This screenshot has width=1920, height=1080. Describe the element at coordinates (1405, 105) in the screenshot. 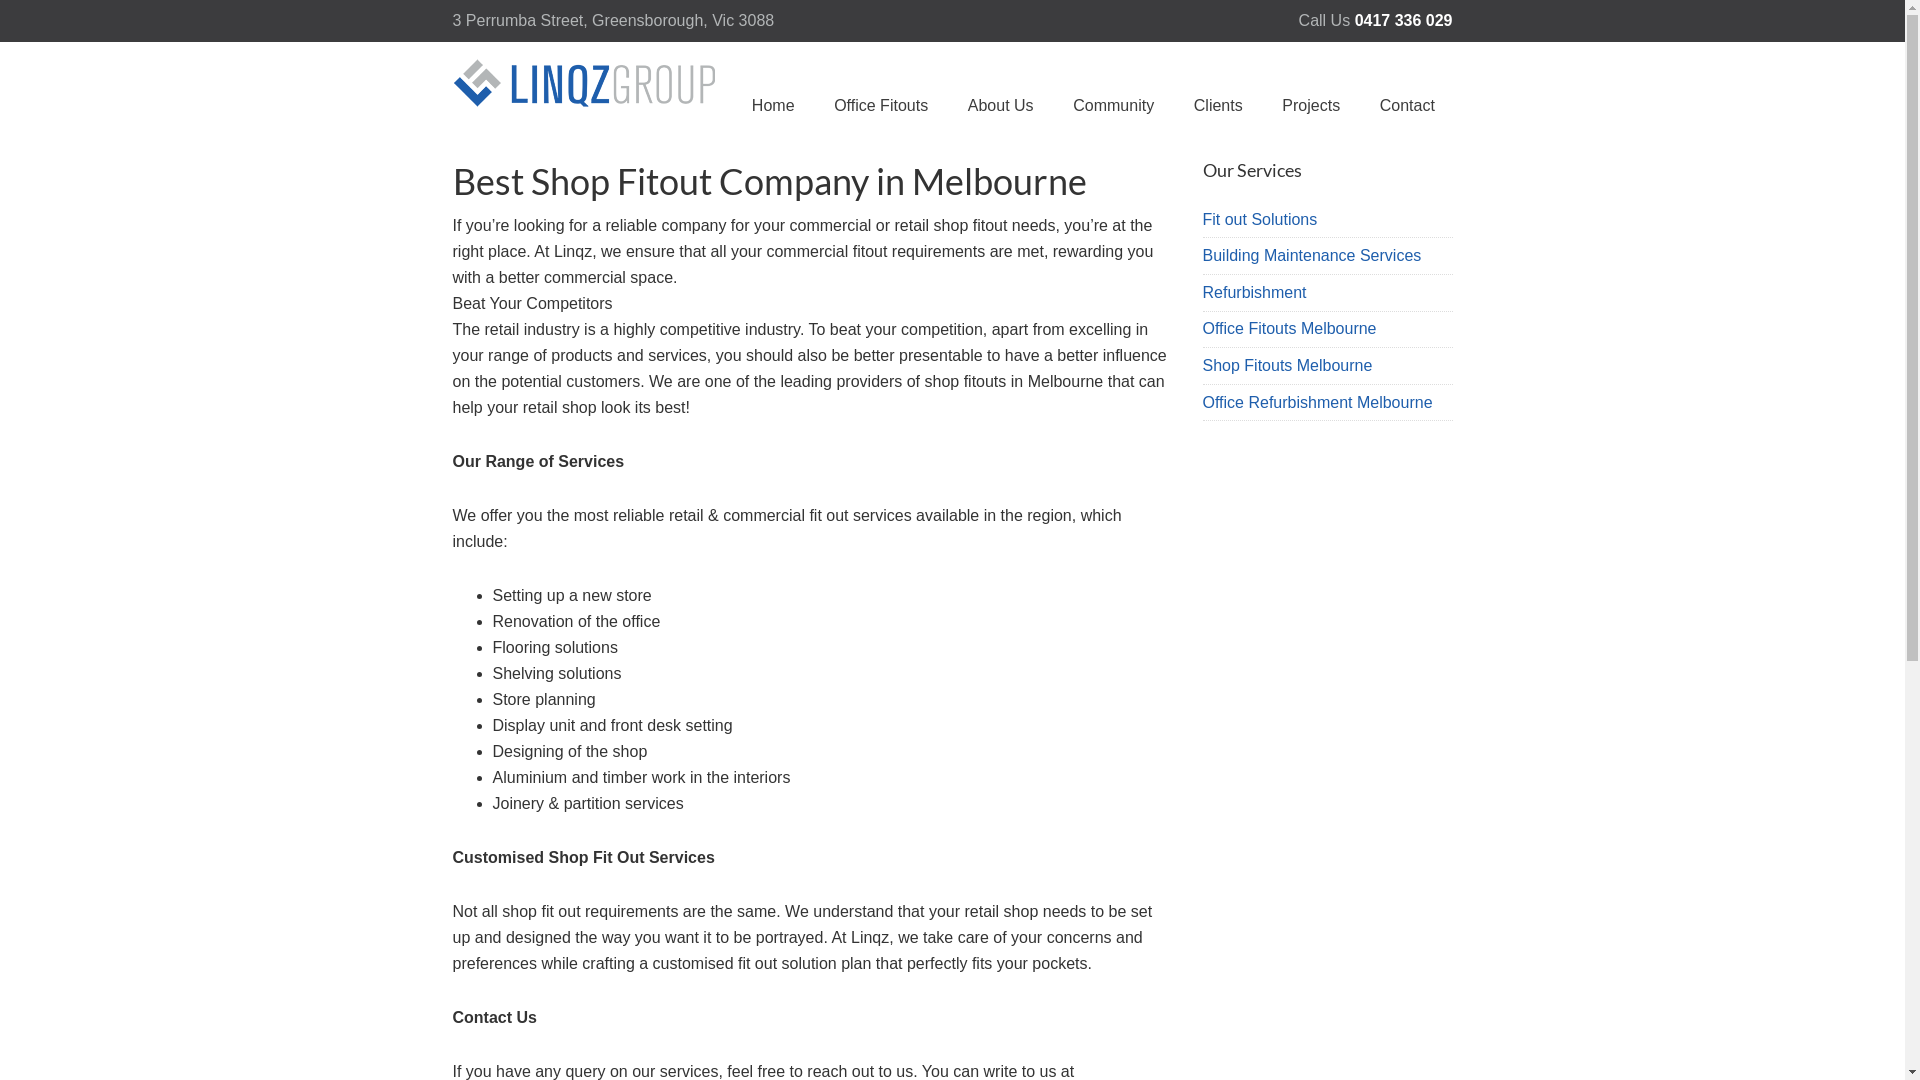

I see `'Contact'` at that location.